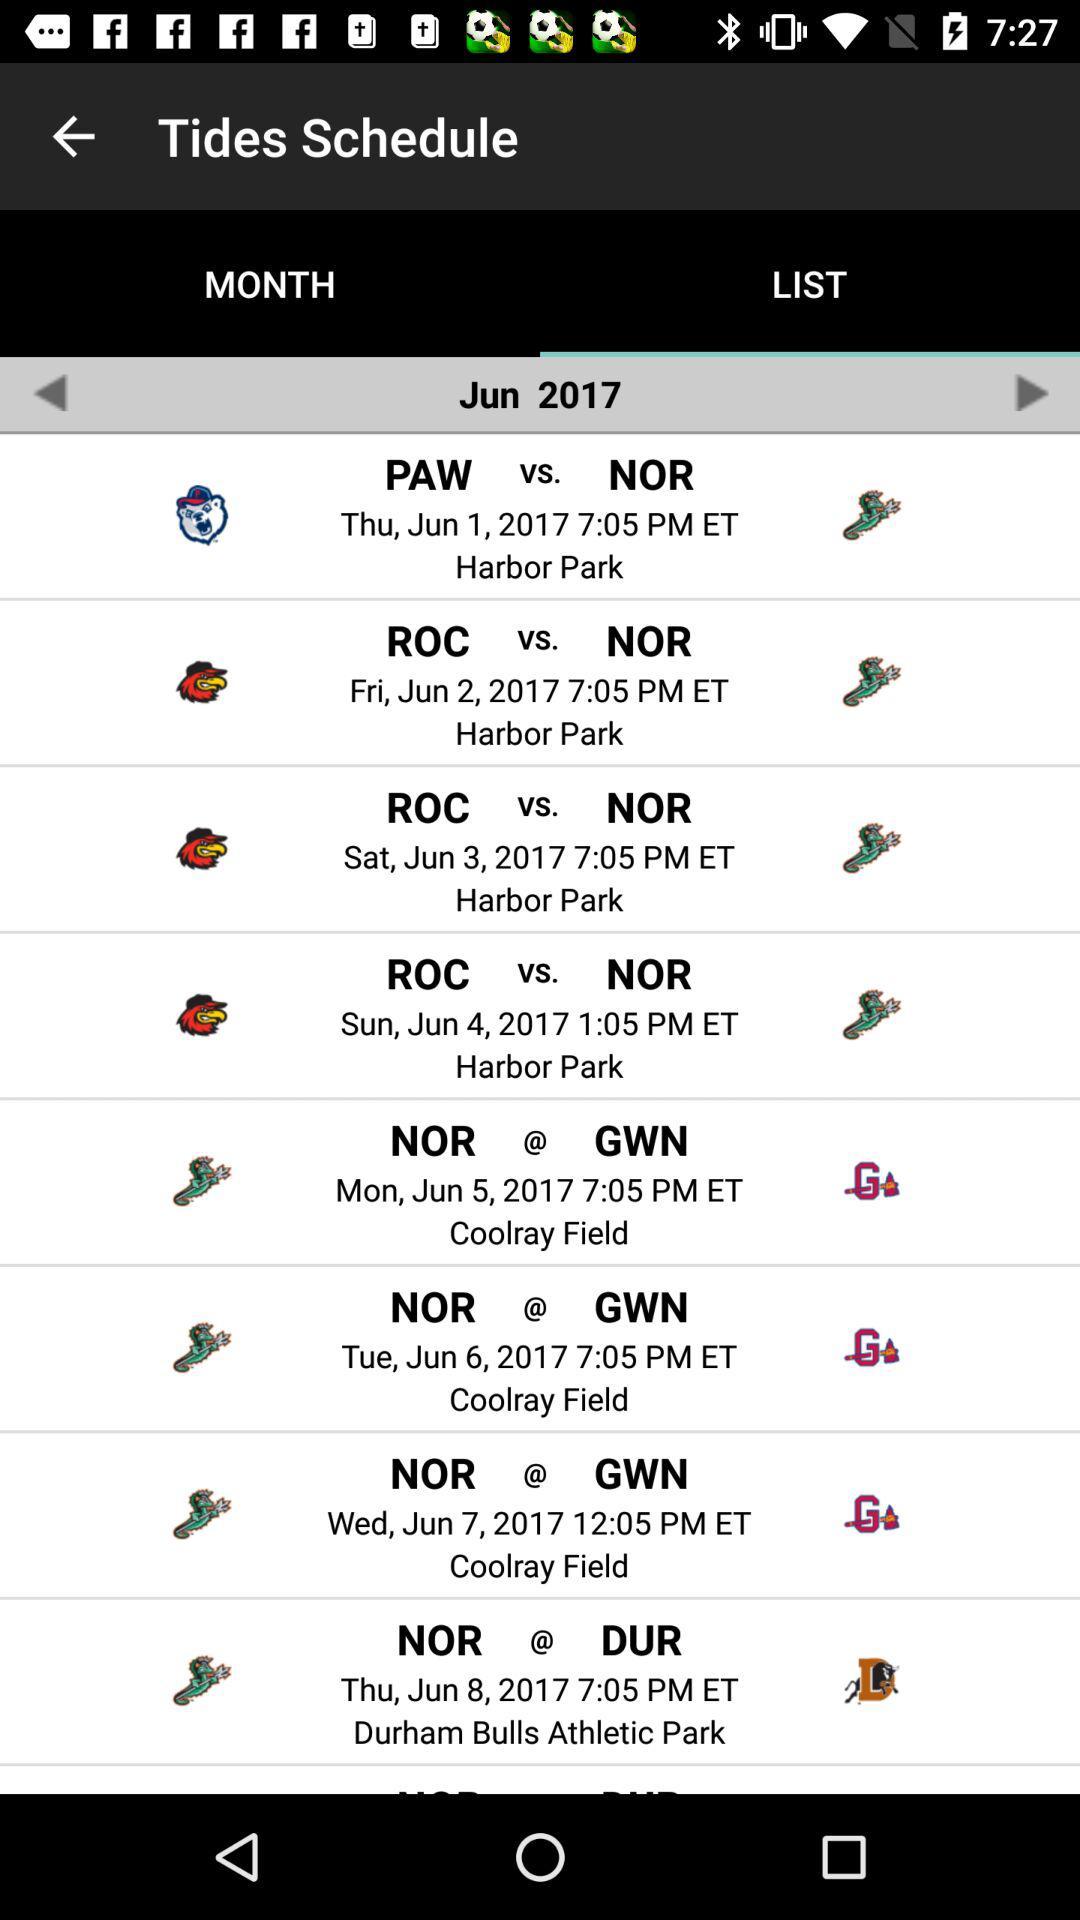  I want to click on the play icon, so click(1030, 392).